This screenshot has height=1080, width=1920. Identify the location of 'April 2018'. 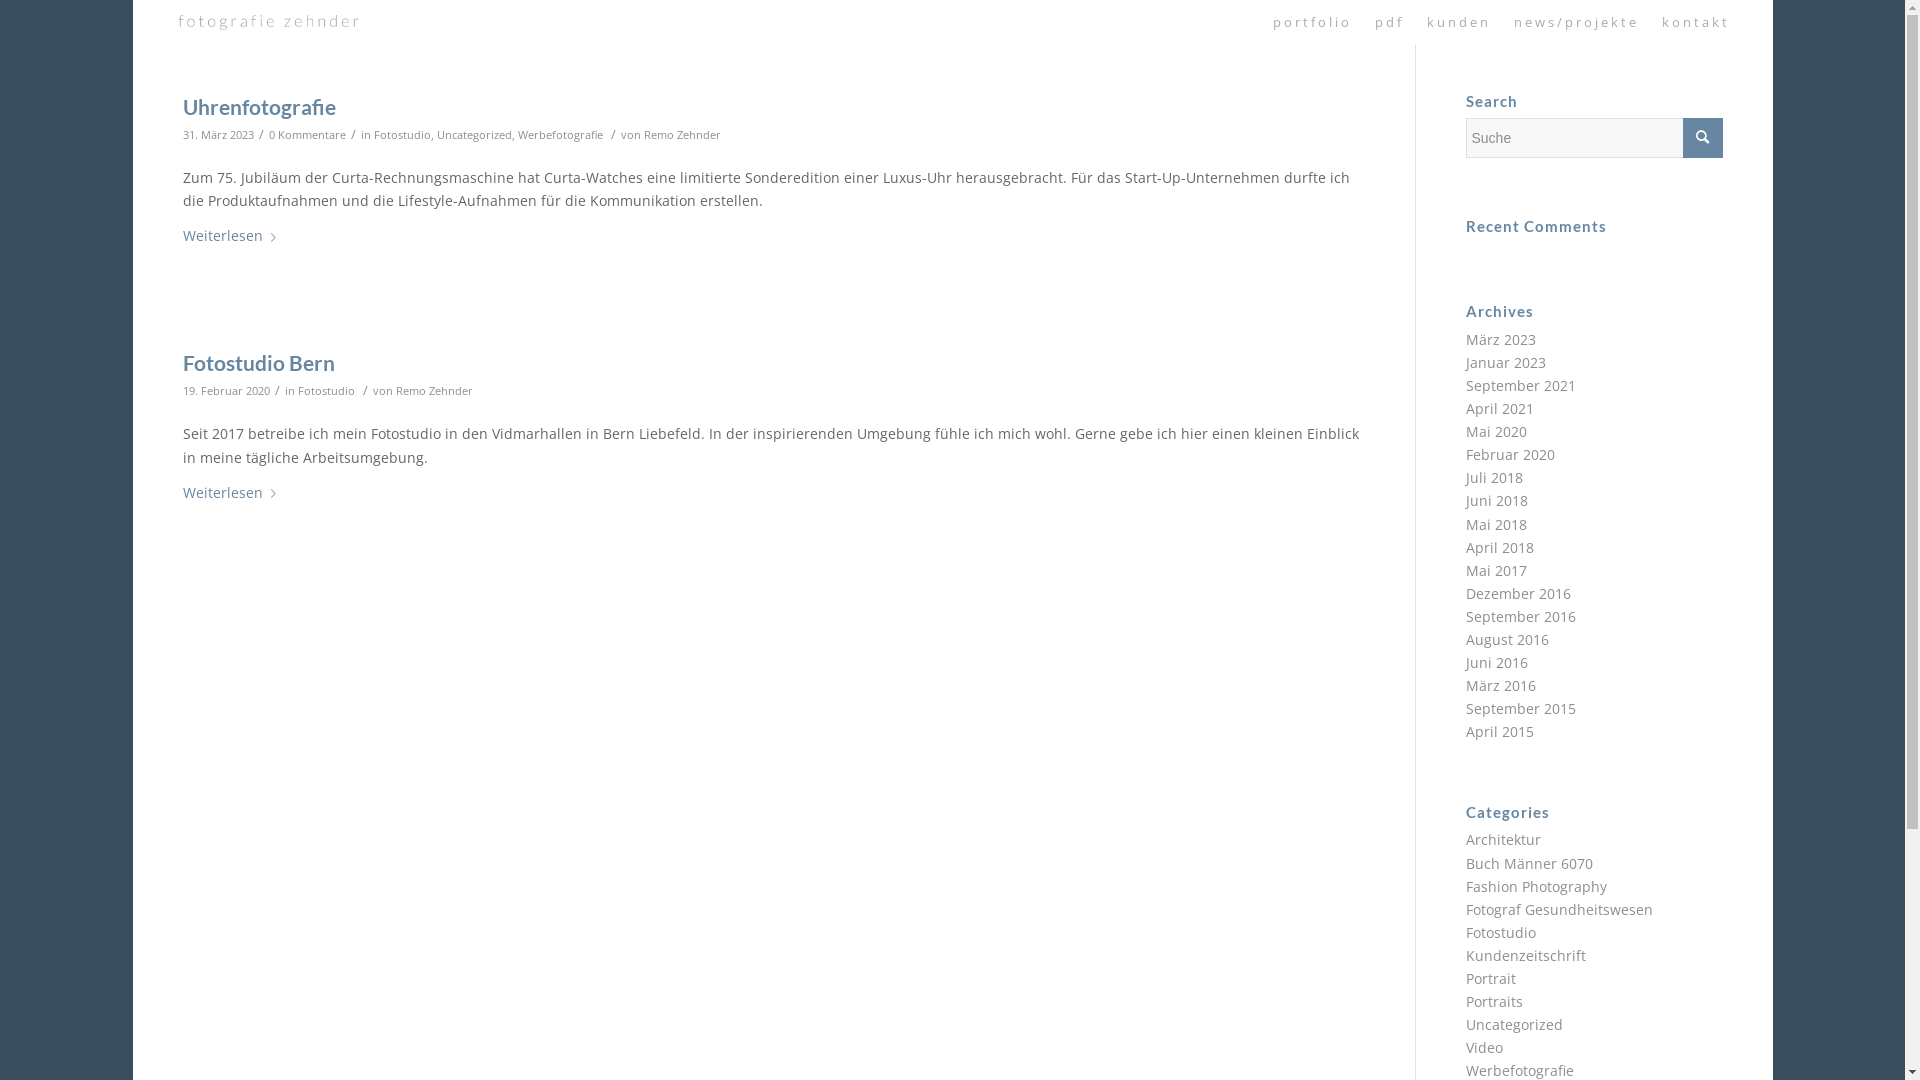
(1499, 547).